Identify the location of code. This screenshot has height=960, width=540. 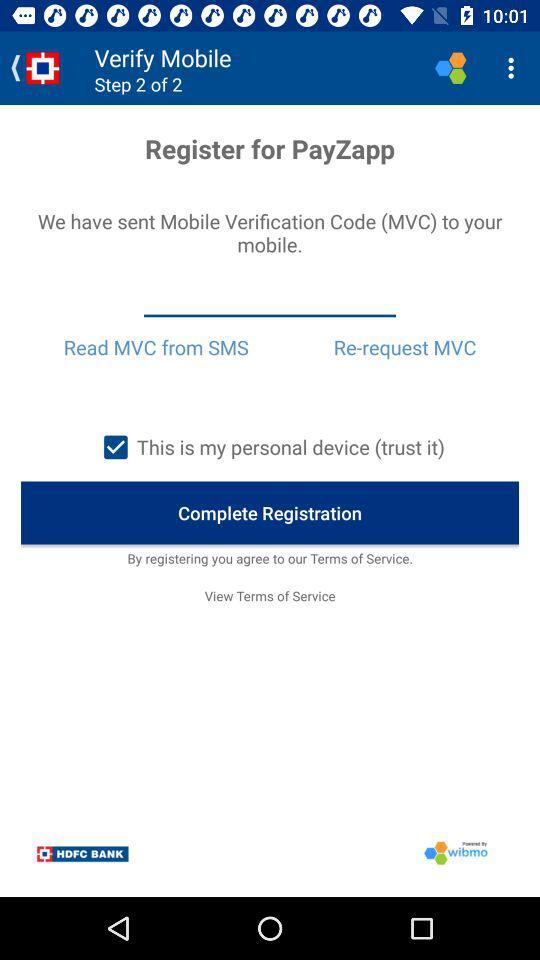
(270, 298).